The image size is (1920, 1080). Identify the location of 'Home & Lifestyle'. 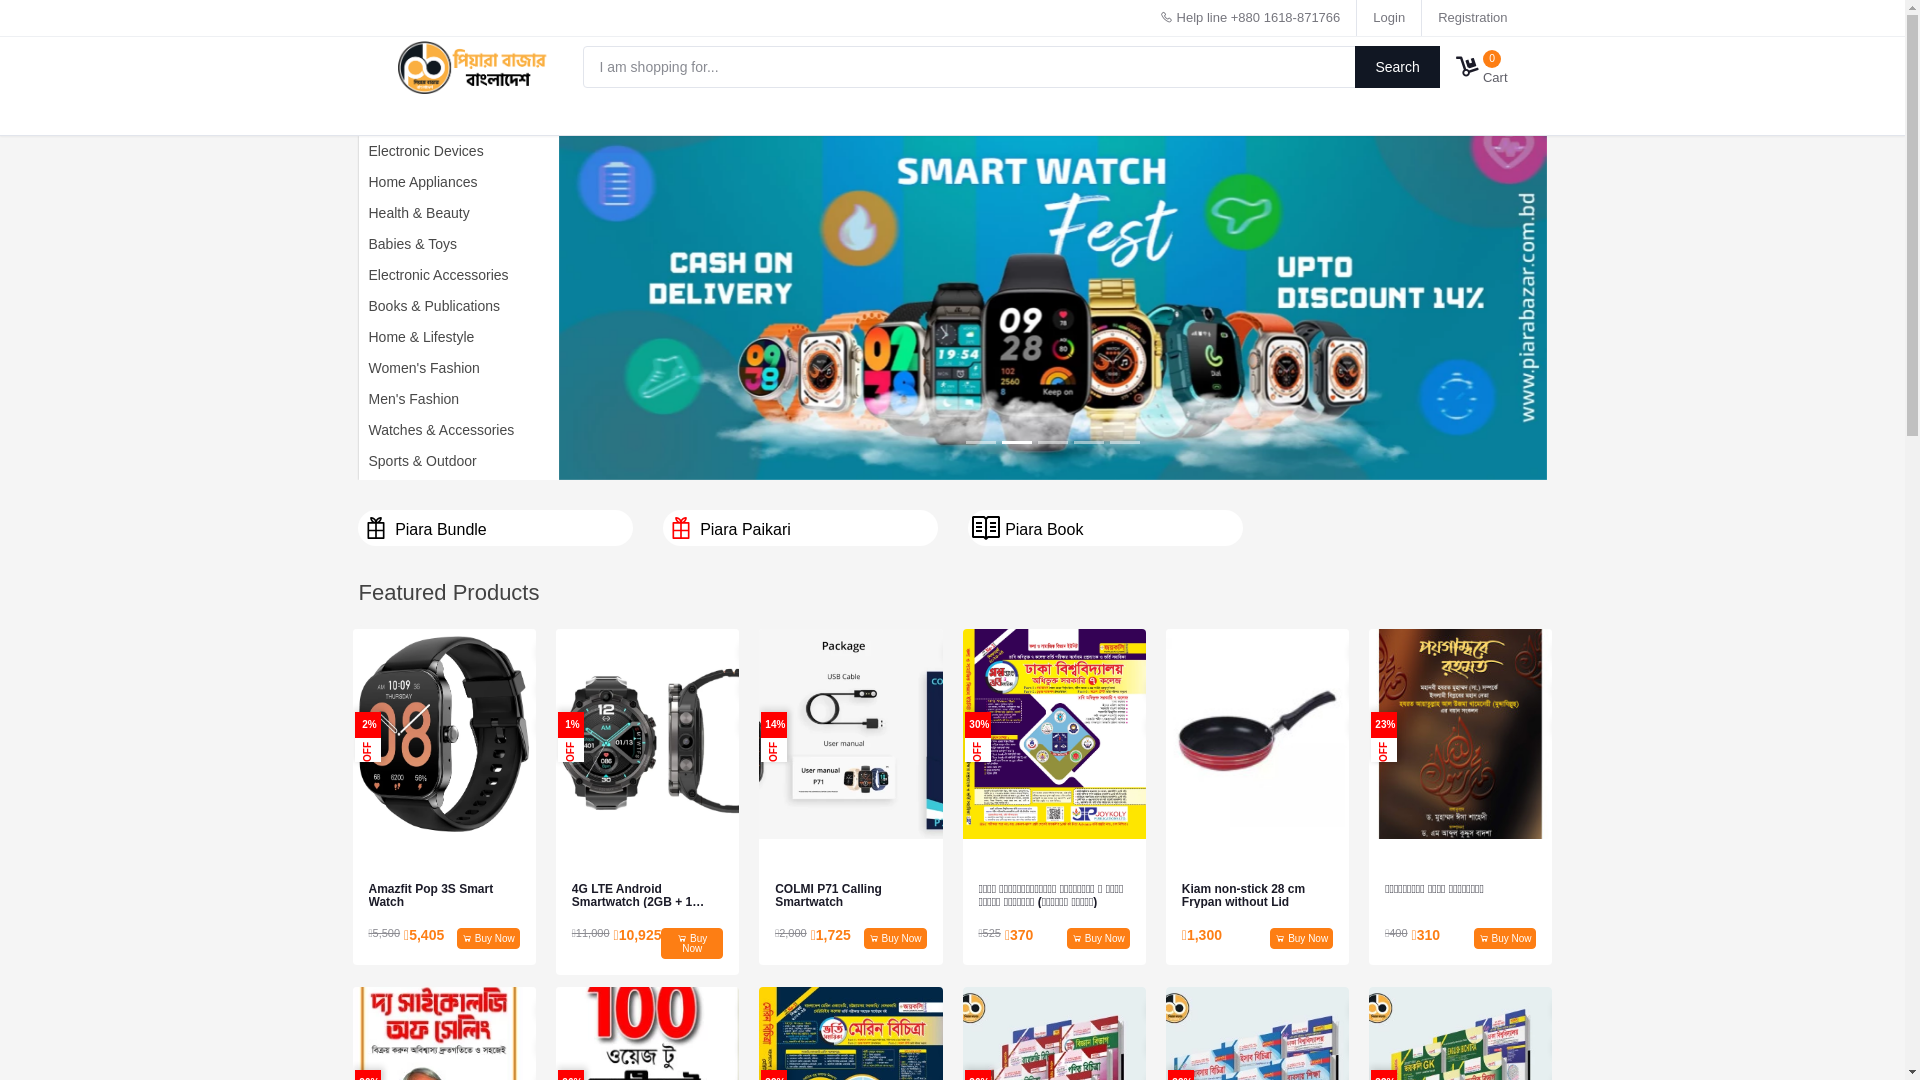
(358, 335).